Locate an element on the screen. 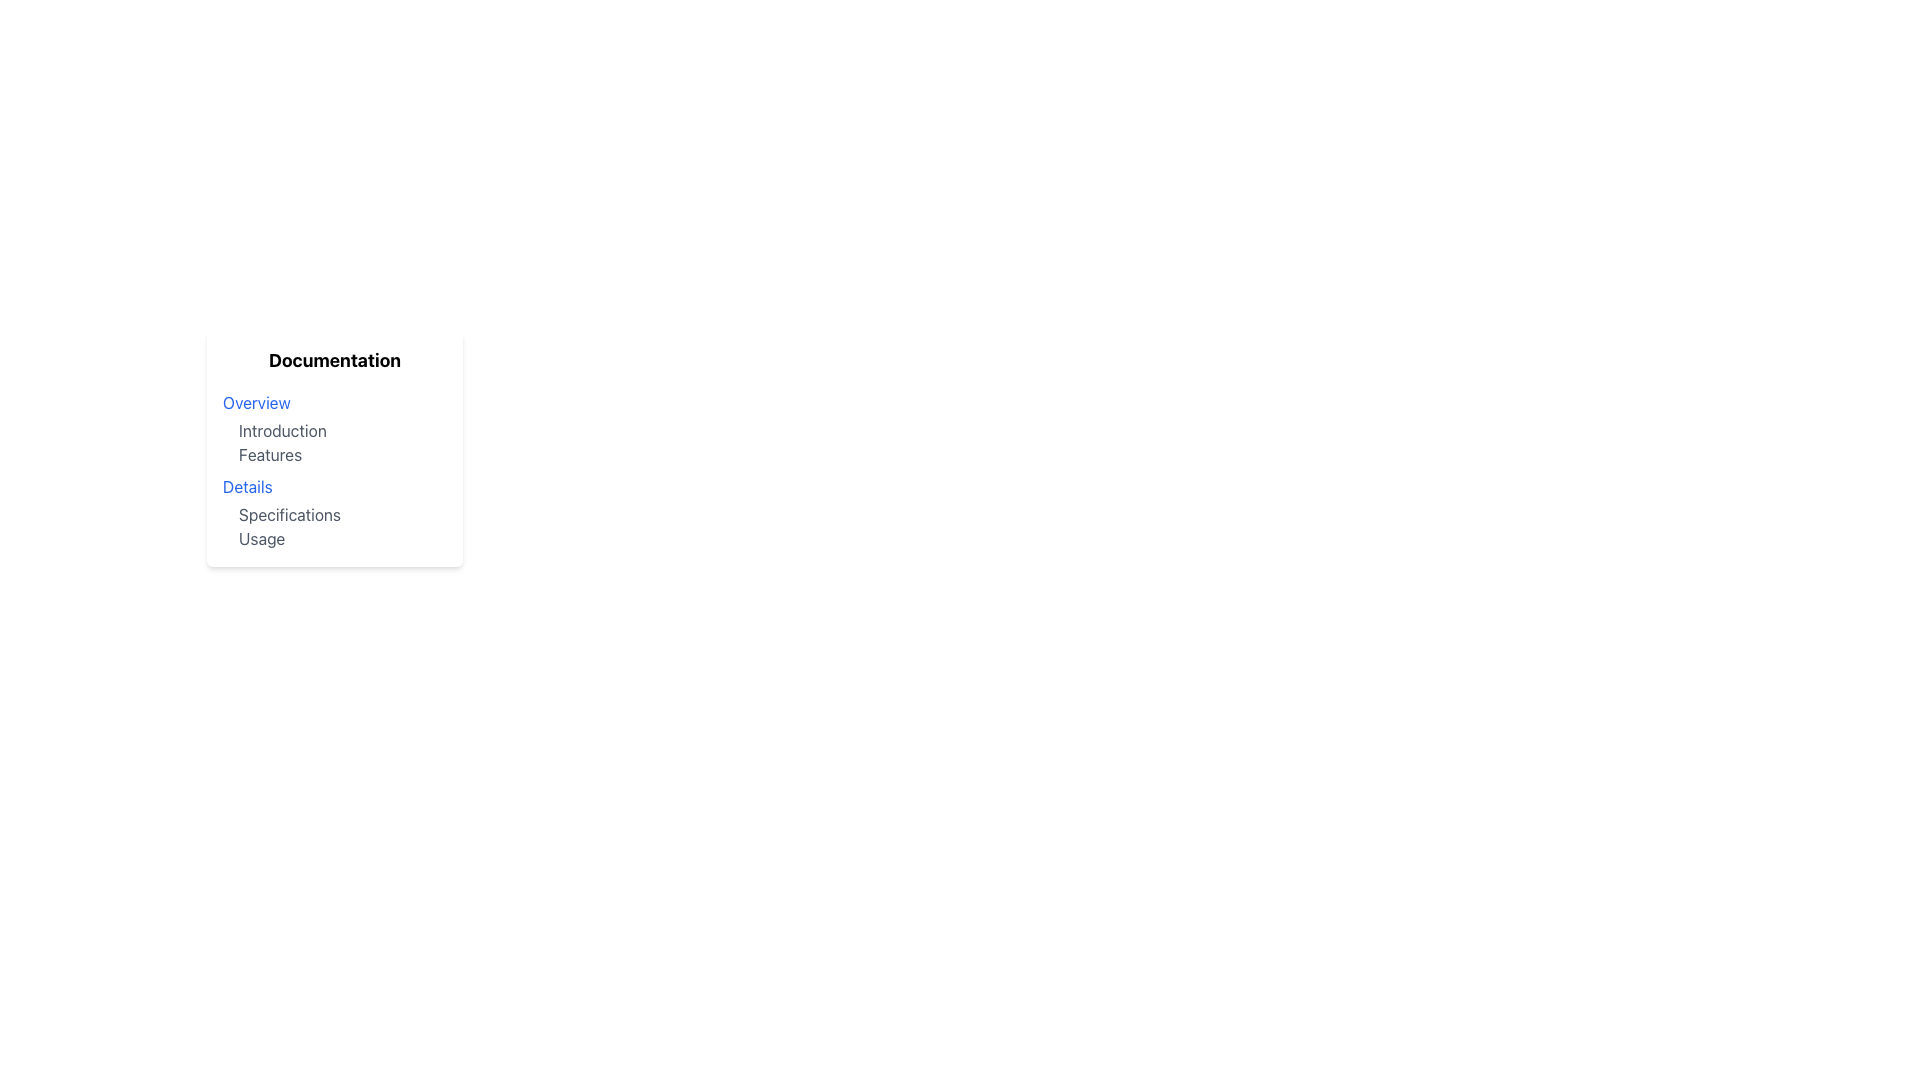  the 'Overview' hyperlink, which is the first link in the navigation section of the documentation, to indicate interaction is located at coordinates (255, 402).